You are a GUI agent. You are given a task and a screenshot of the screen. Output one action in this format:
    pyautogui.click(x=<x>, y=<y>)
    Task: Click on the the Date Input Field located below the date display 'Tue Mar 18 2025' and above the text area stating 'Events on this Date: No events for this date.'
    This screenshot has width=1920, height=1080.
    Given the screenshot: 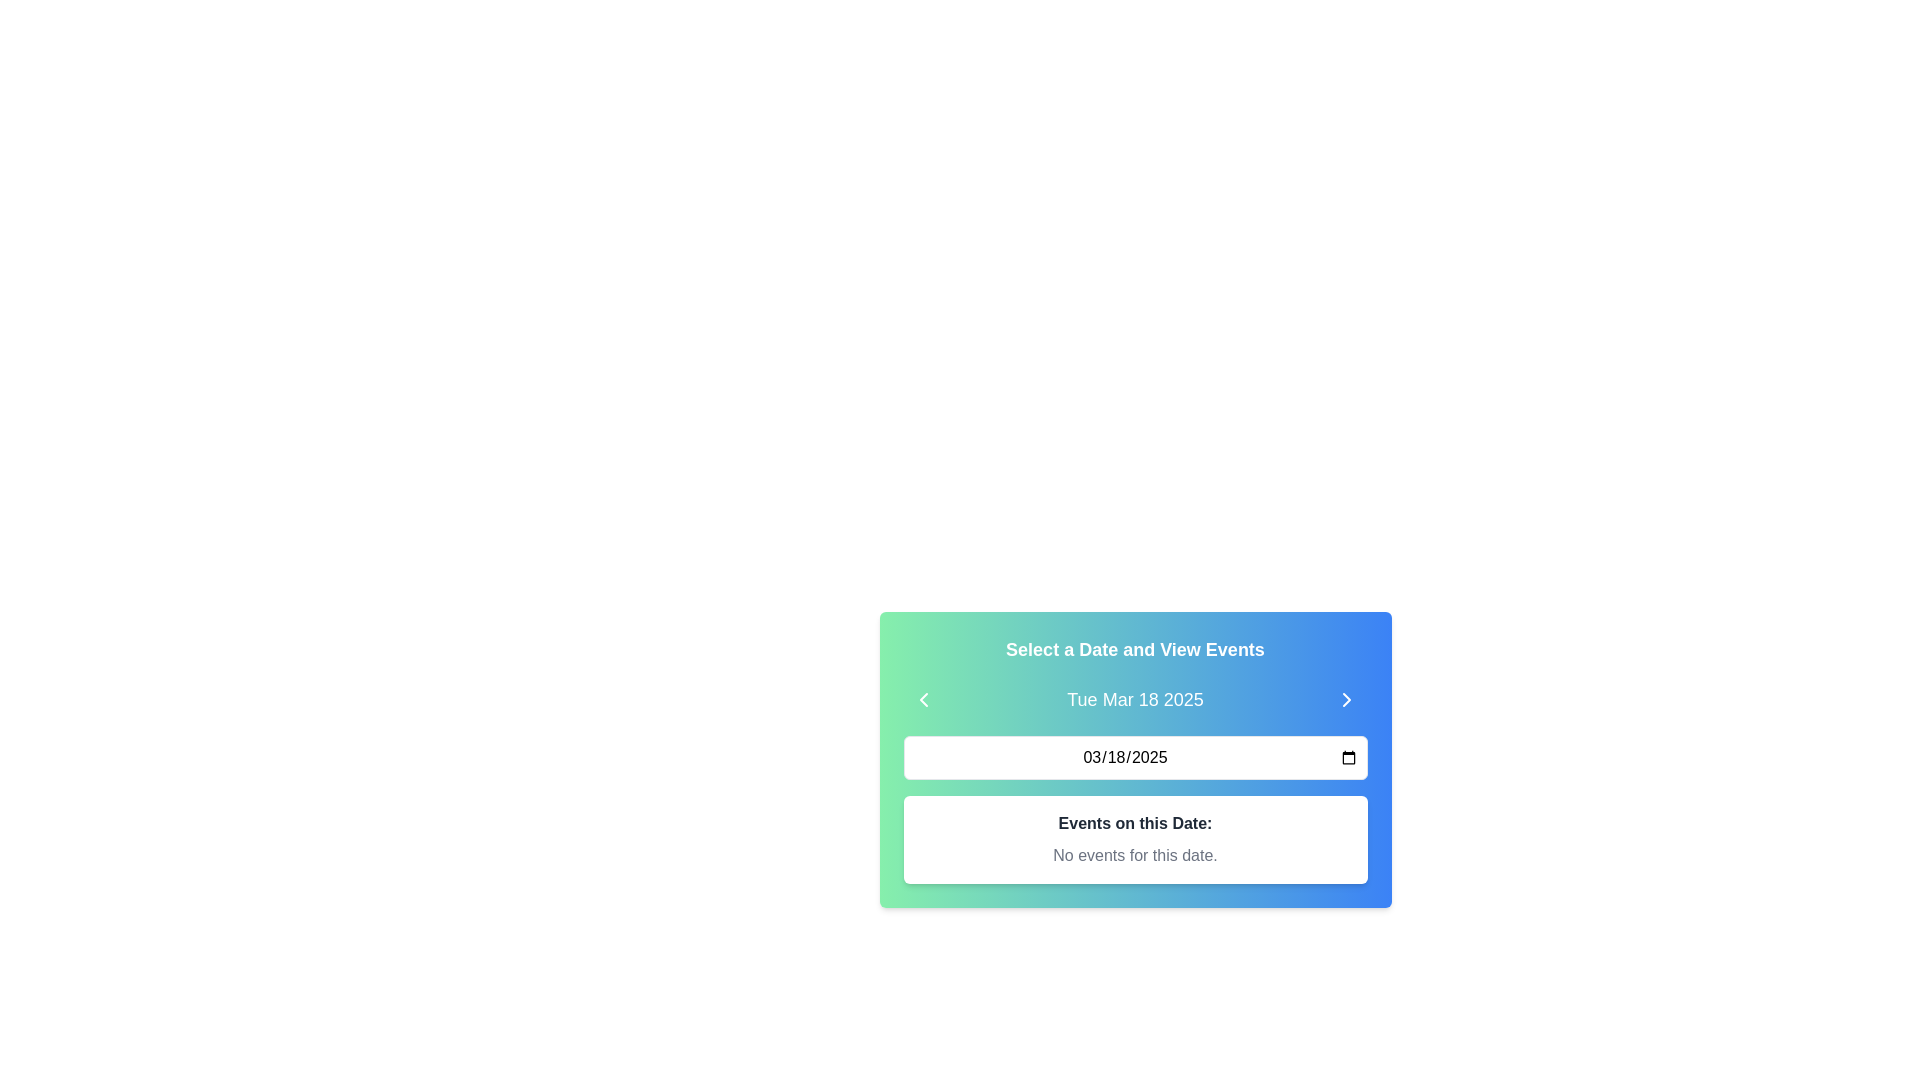 What is the action you would take?
    pyautogui.click(x=1135, y=758)
    